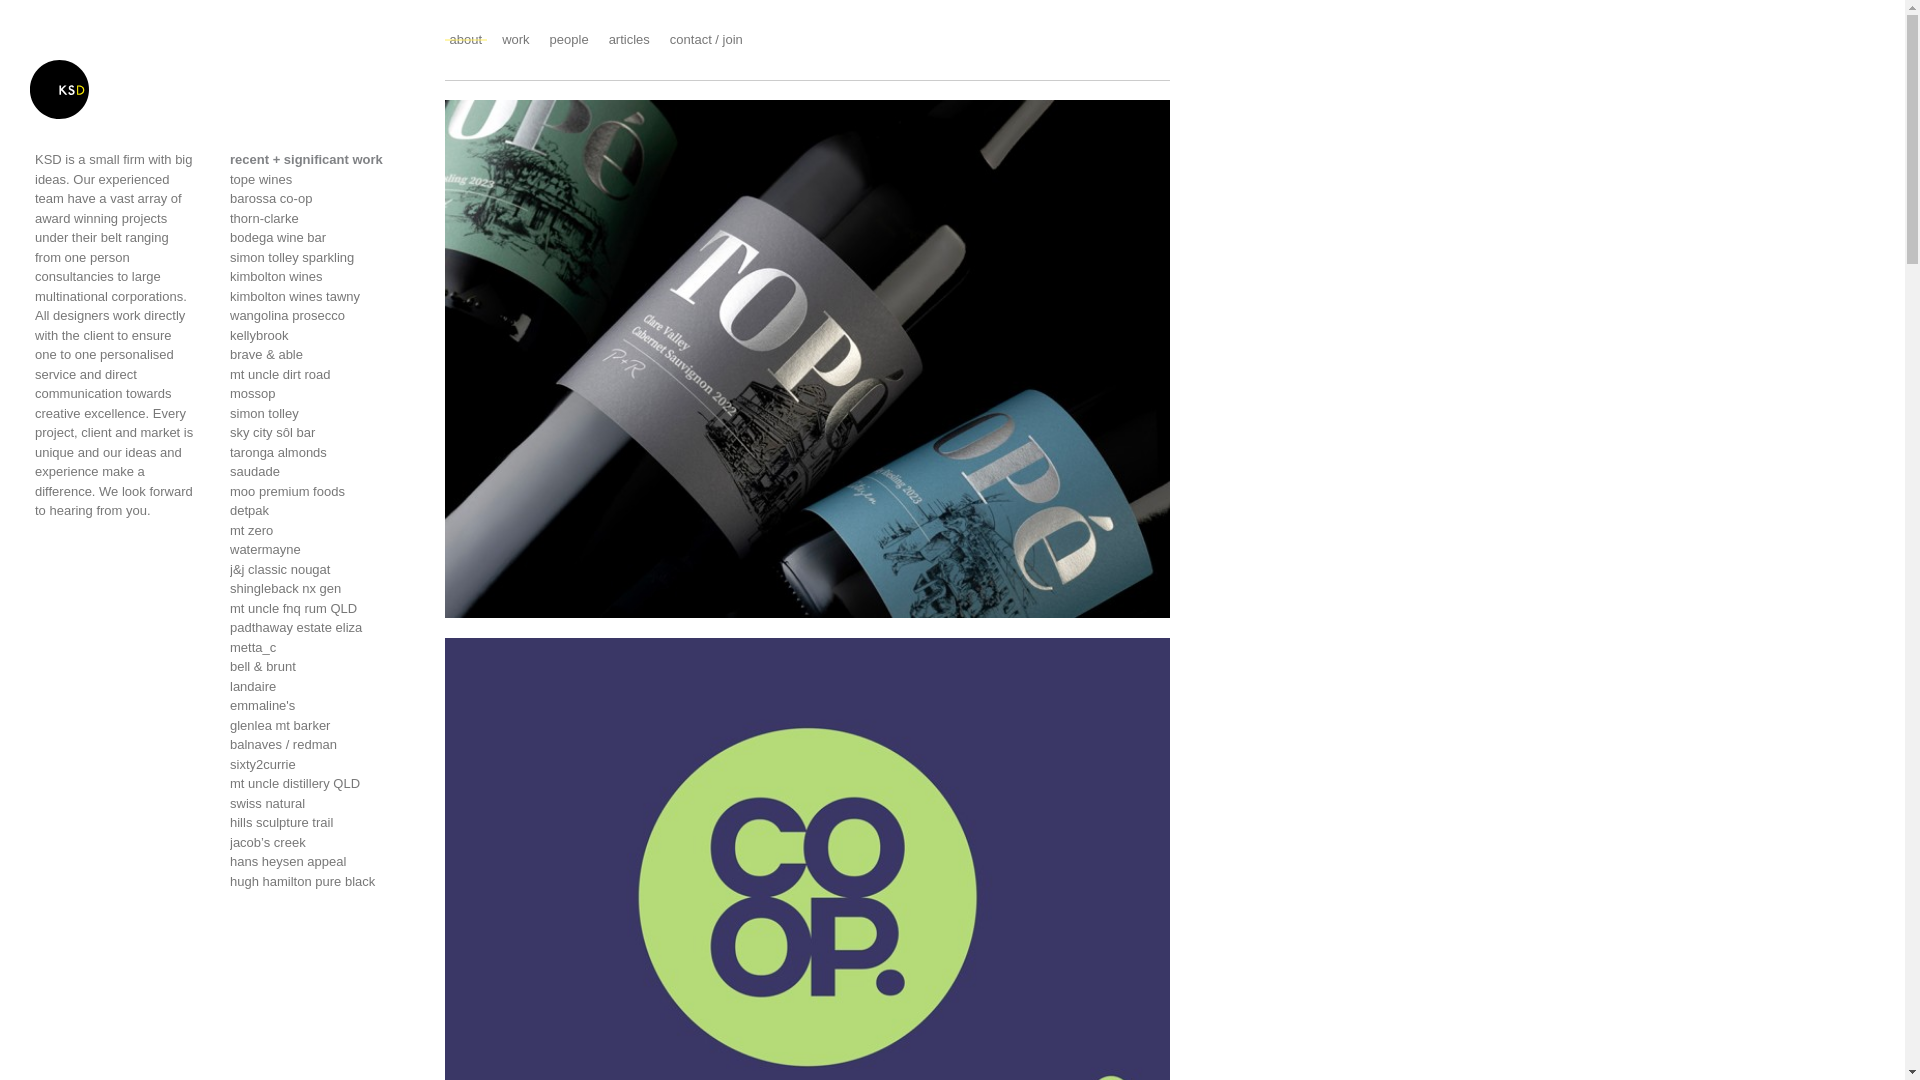 The height and width of the screenshot is (1080, 1920). Describe the element at coordinates (320, 353) in the screenshot. I see `'brave & able'` at that location.